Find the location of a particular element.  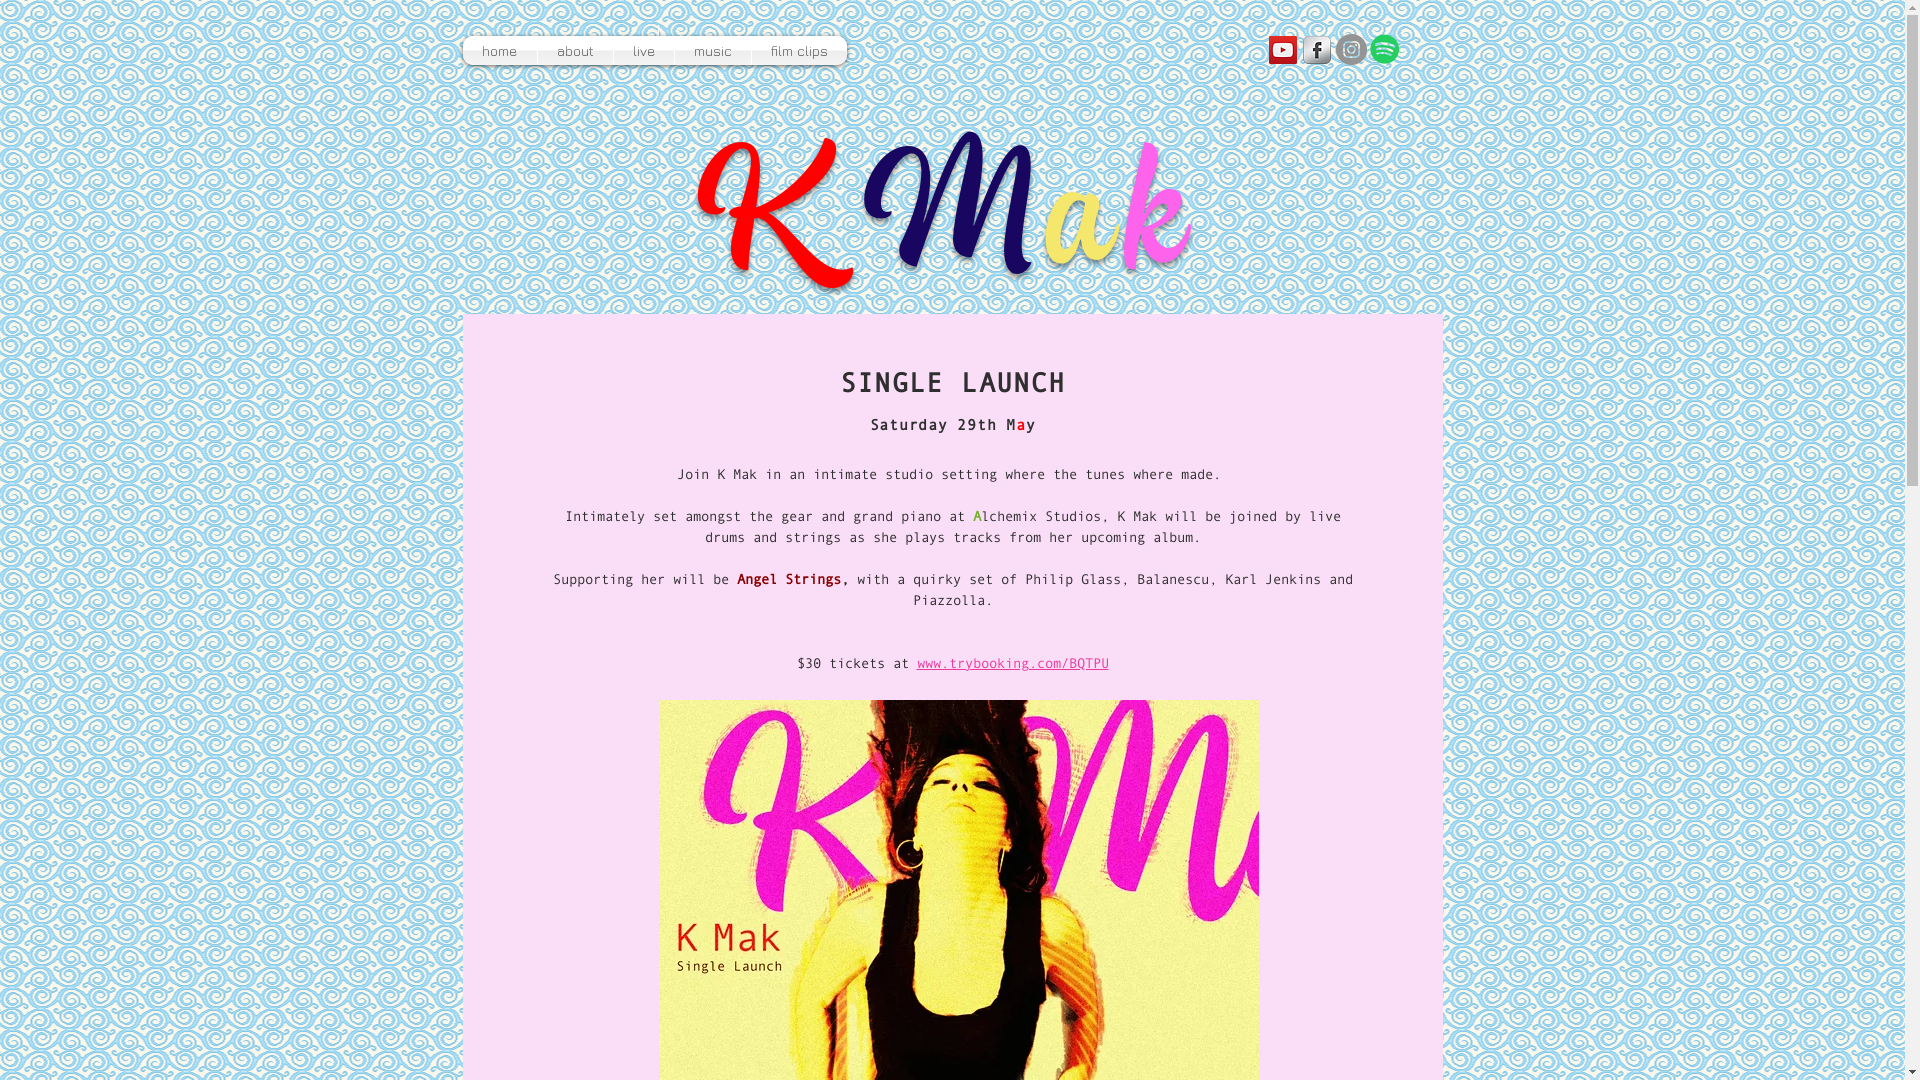

'live' is located at coordinates (643, 49).